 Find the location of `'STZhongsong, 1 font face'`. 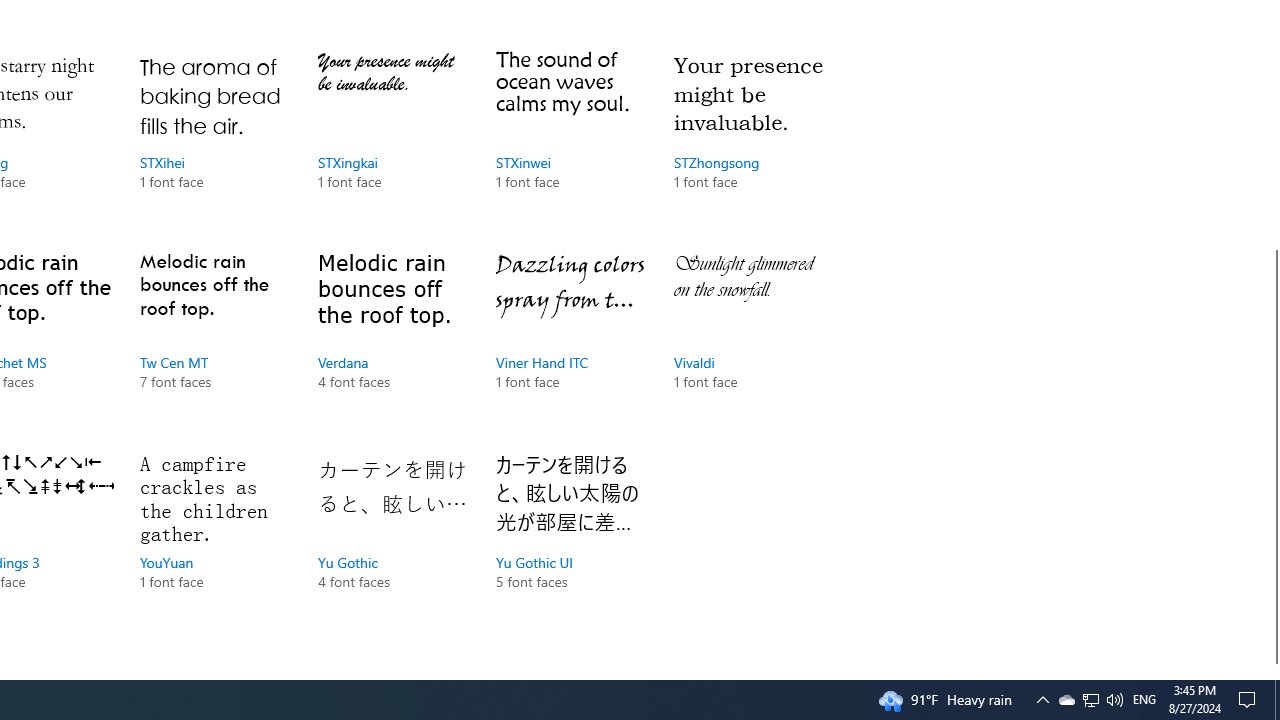

'STZhongsong, 1 font face' is located at coordinates (747, 140).